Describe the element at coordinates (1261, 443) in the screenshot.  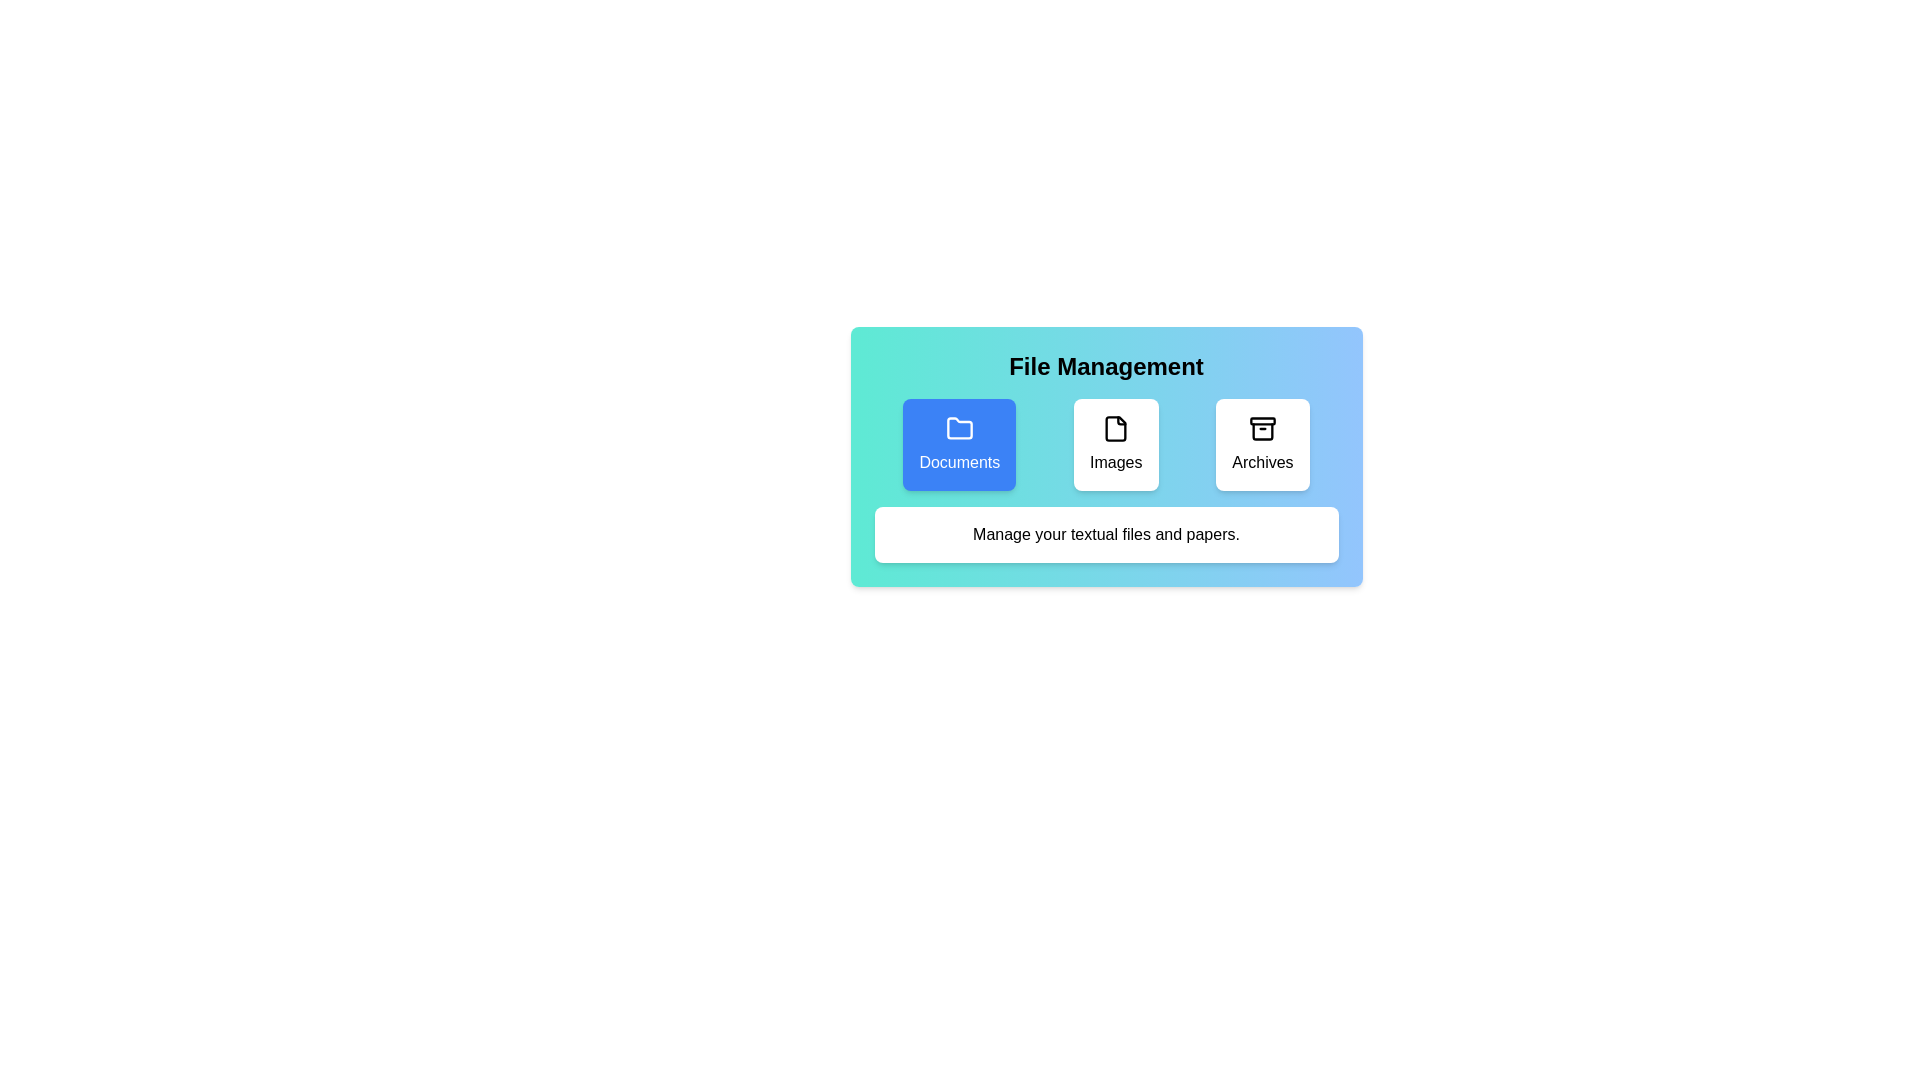
I see `the button corresponding to the category Archives to select it` at that location.